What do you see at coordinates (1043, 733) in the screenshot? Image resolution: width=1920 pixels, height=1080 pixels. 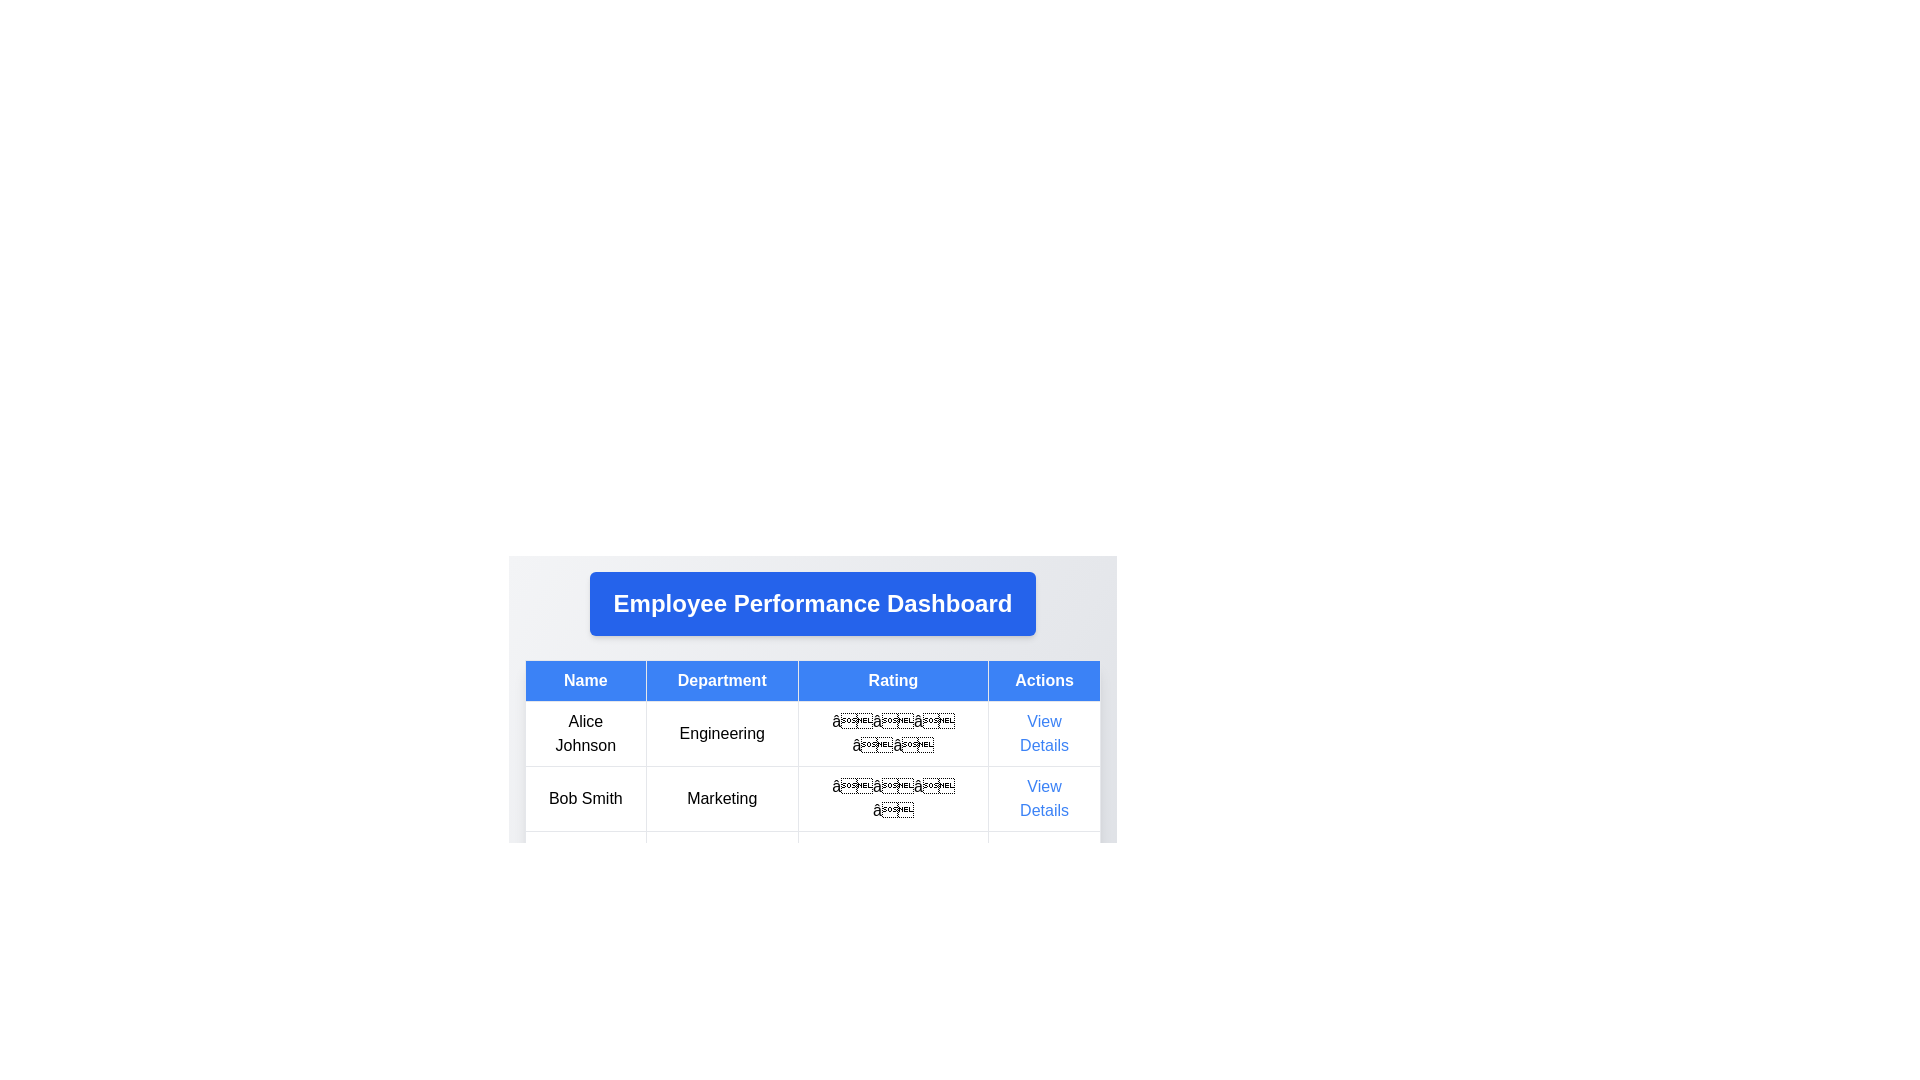 I see `the blue, underlined hyperlink labeled 'View Details' in the 'Actions' column of the table row for 'Alice Johnson'` at bounding box center [1043, 733].